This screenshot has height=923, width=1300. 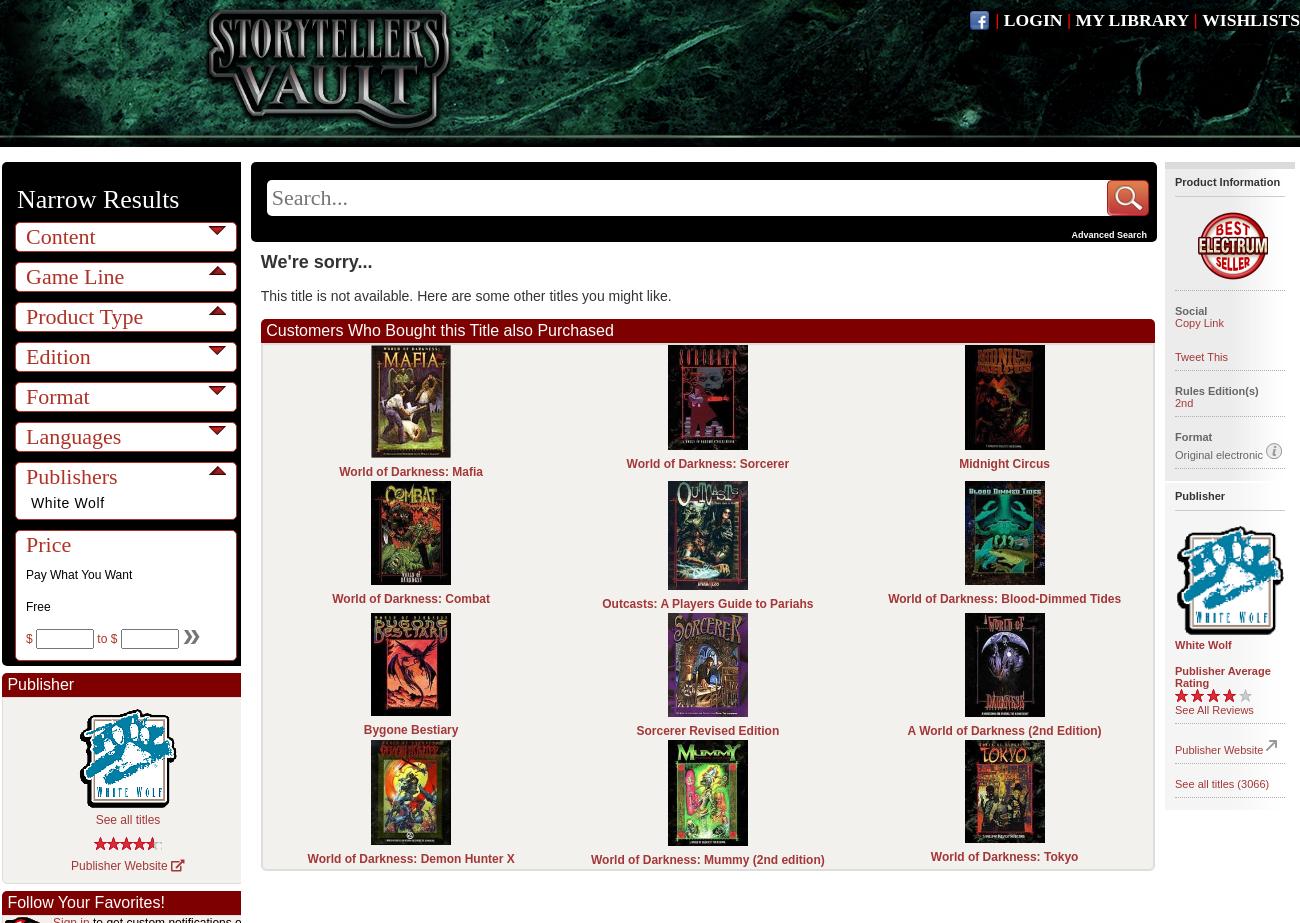 I want to click on 'to $', so click(x=93, y=637).